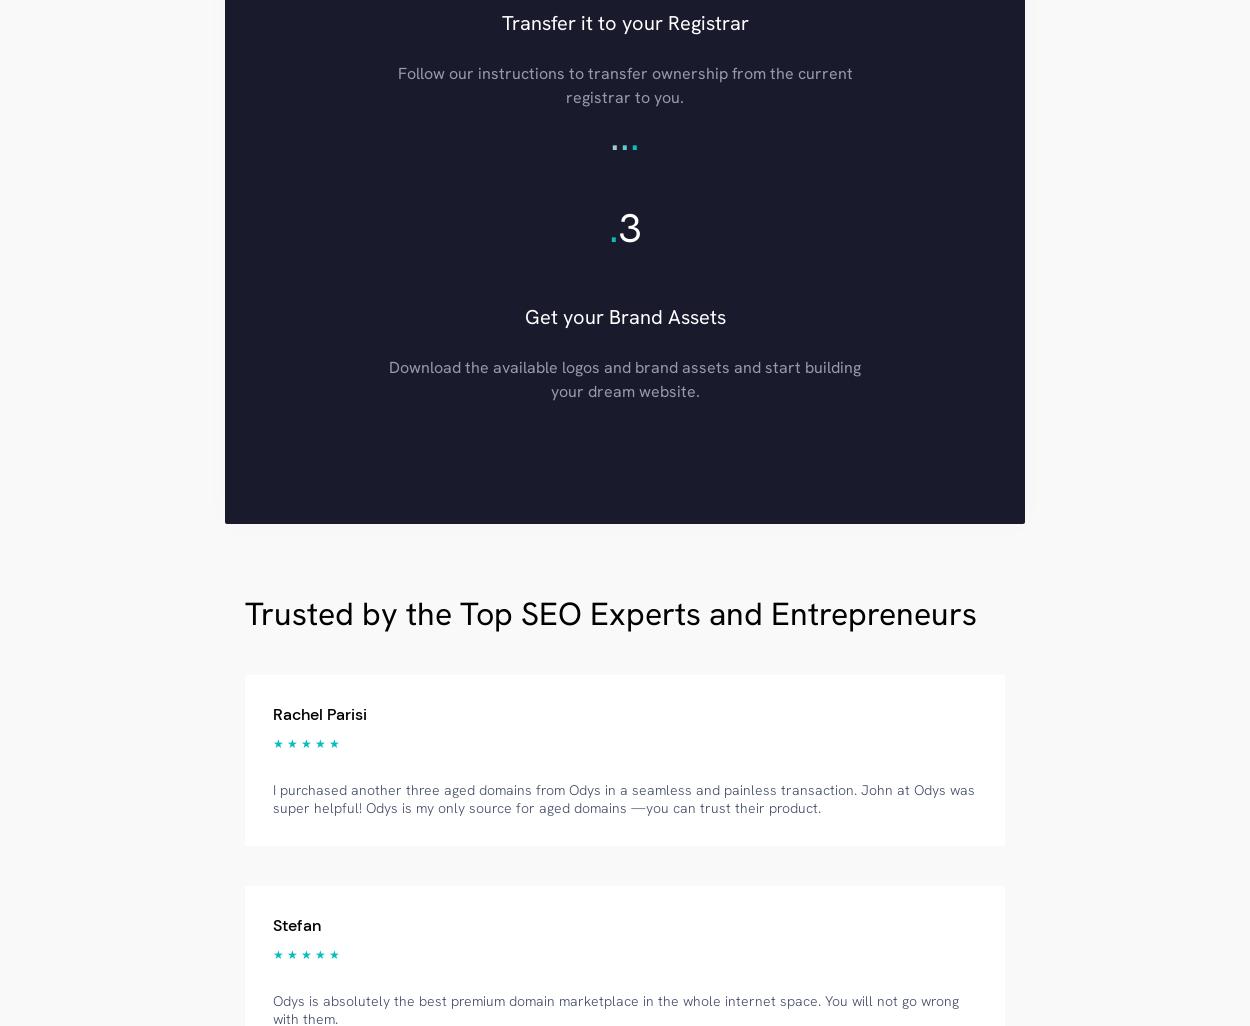  What do you see at coordinates (623, 21) in the screenshot?
I see `'Transfer it to your Registrar'` at bounding box center [623, 21].